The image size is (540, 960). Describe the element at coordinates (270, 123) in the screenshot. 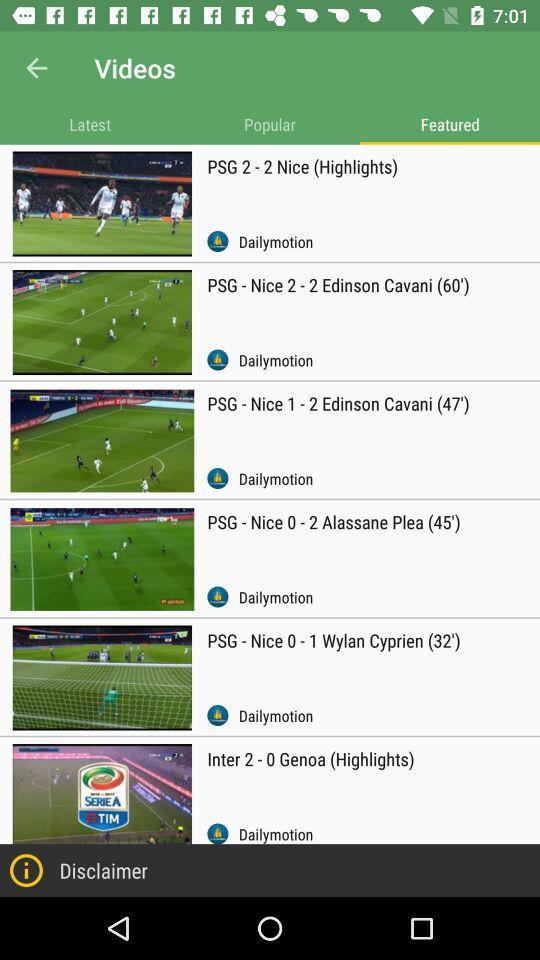

I see `the app next to latest icon` at that location.